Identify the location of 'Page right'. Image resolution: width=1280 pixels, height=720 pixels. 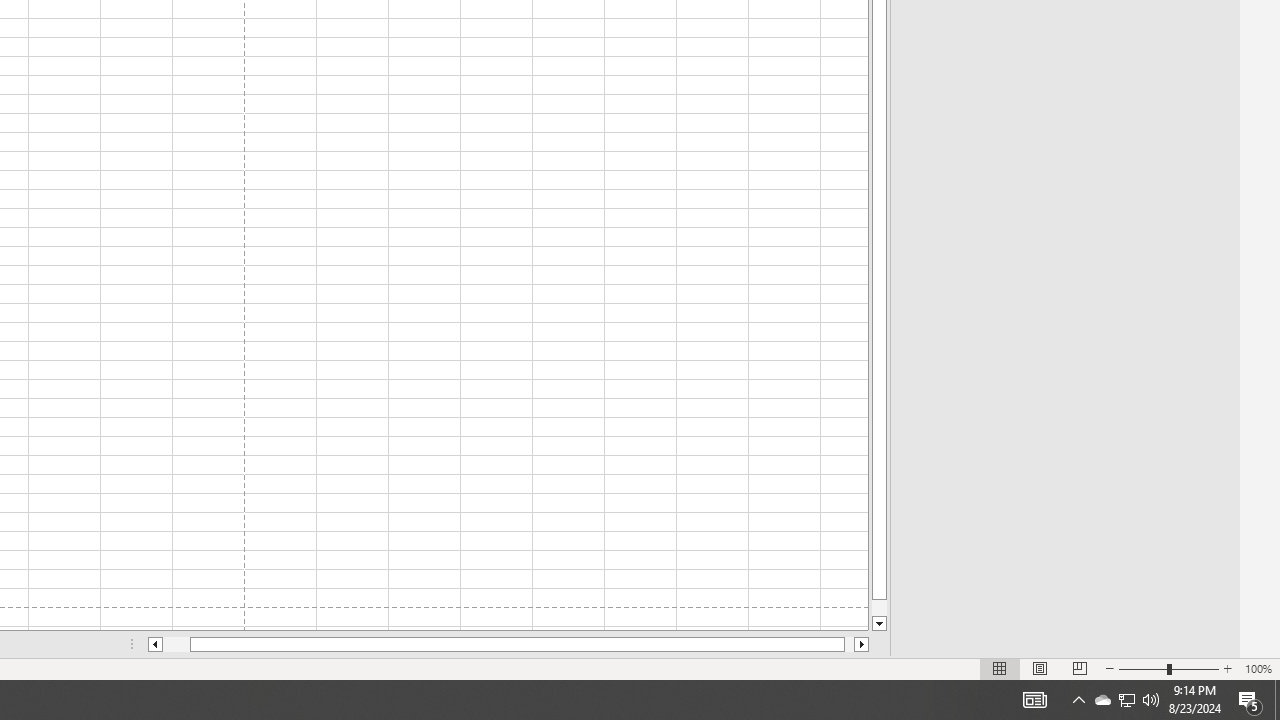
(849, 644).